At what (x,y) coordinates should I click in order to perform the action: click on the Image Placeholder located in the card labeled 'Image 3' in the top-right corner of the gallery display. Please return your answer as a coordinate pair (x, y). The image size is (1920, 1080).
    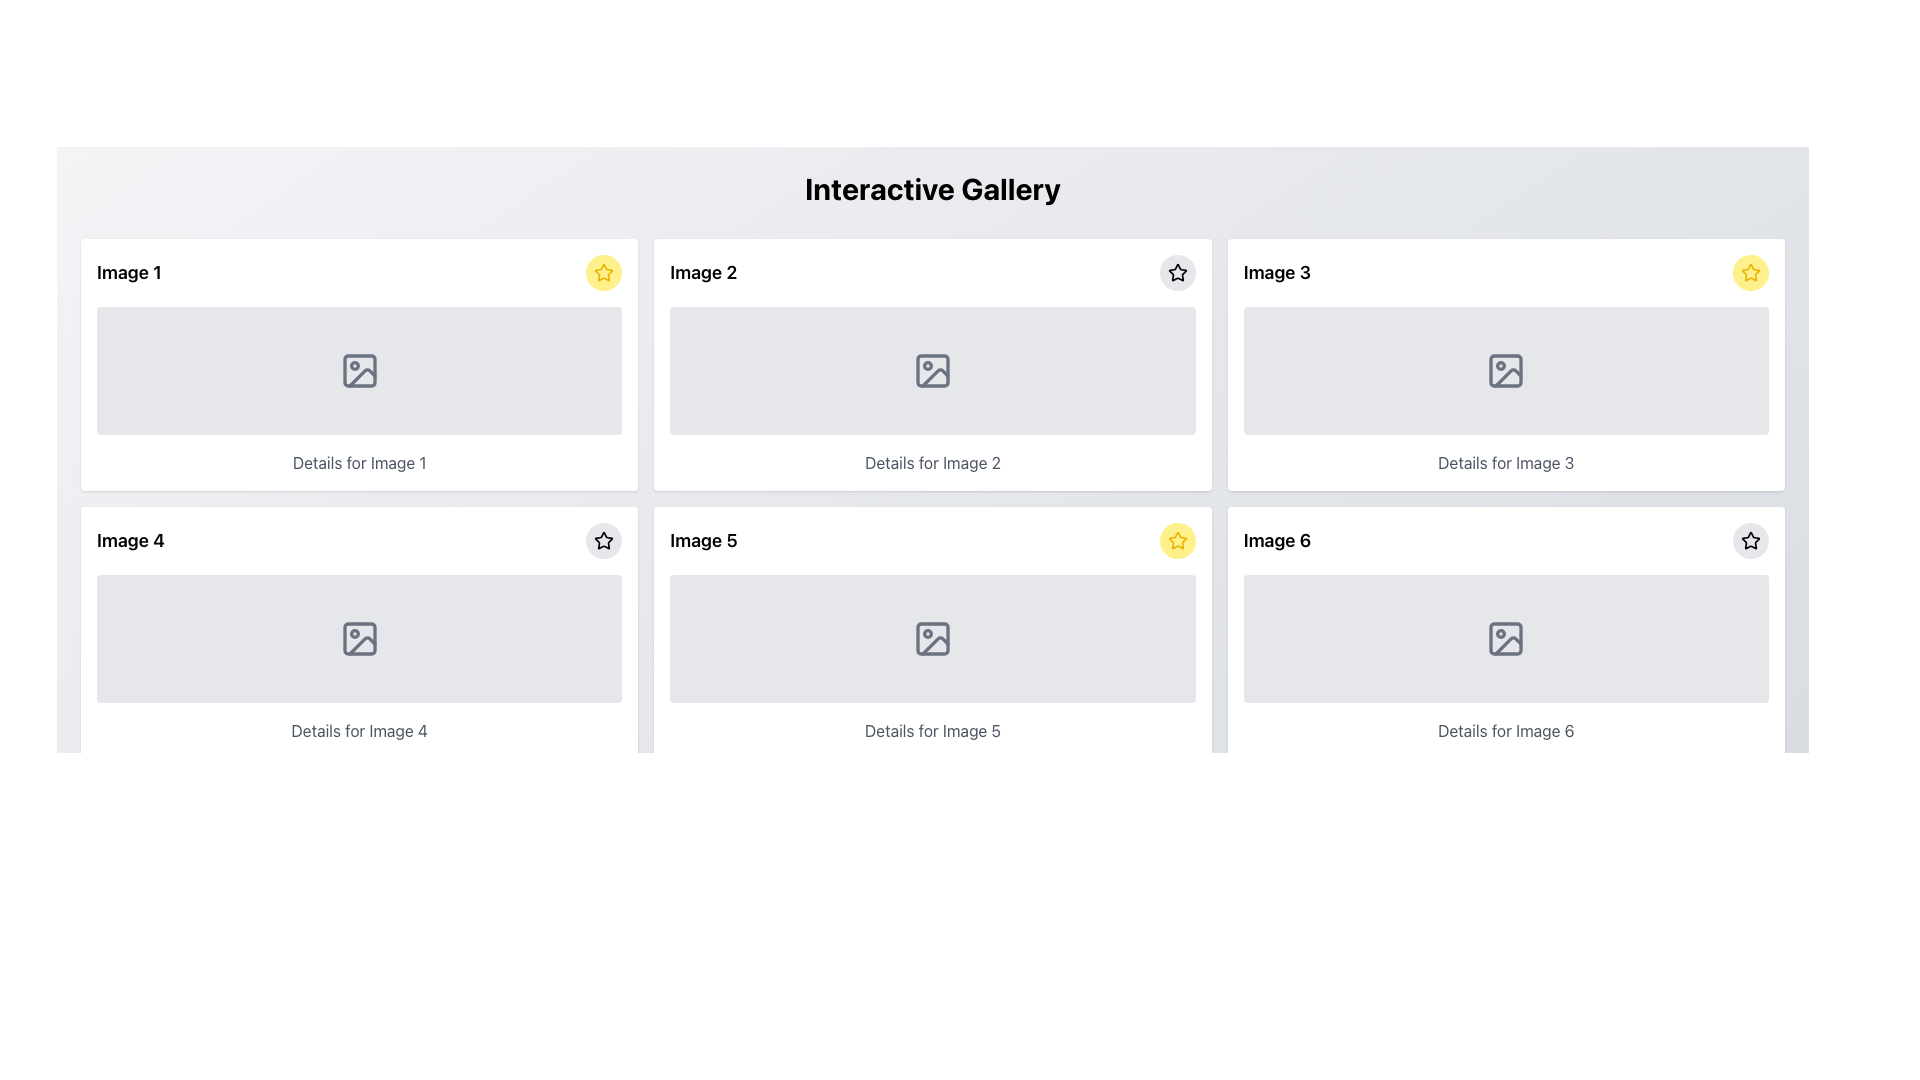
    Looking at the image, I should click on (1506, 370).